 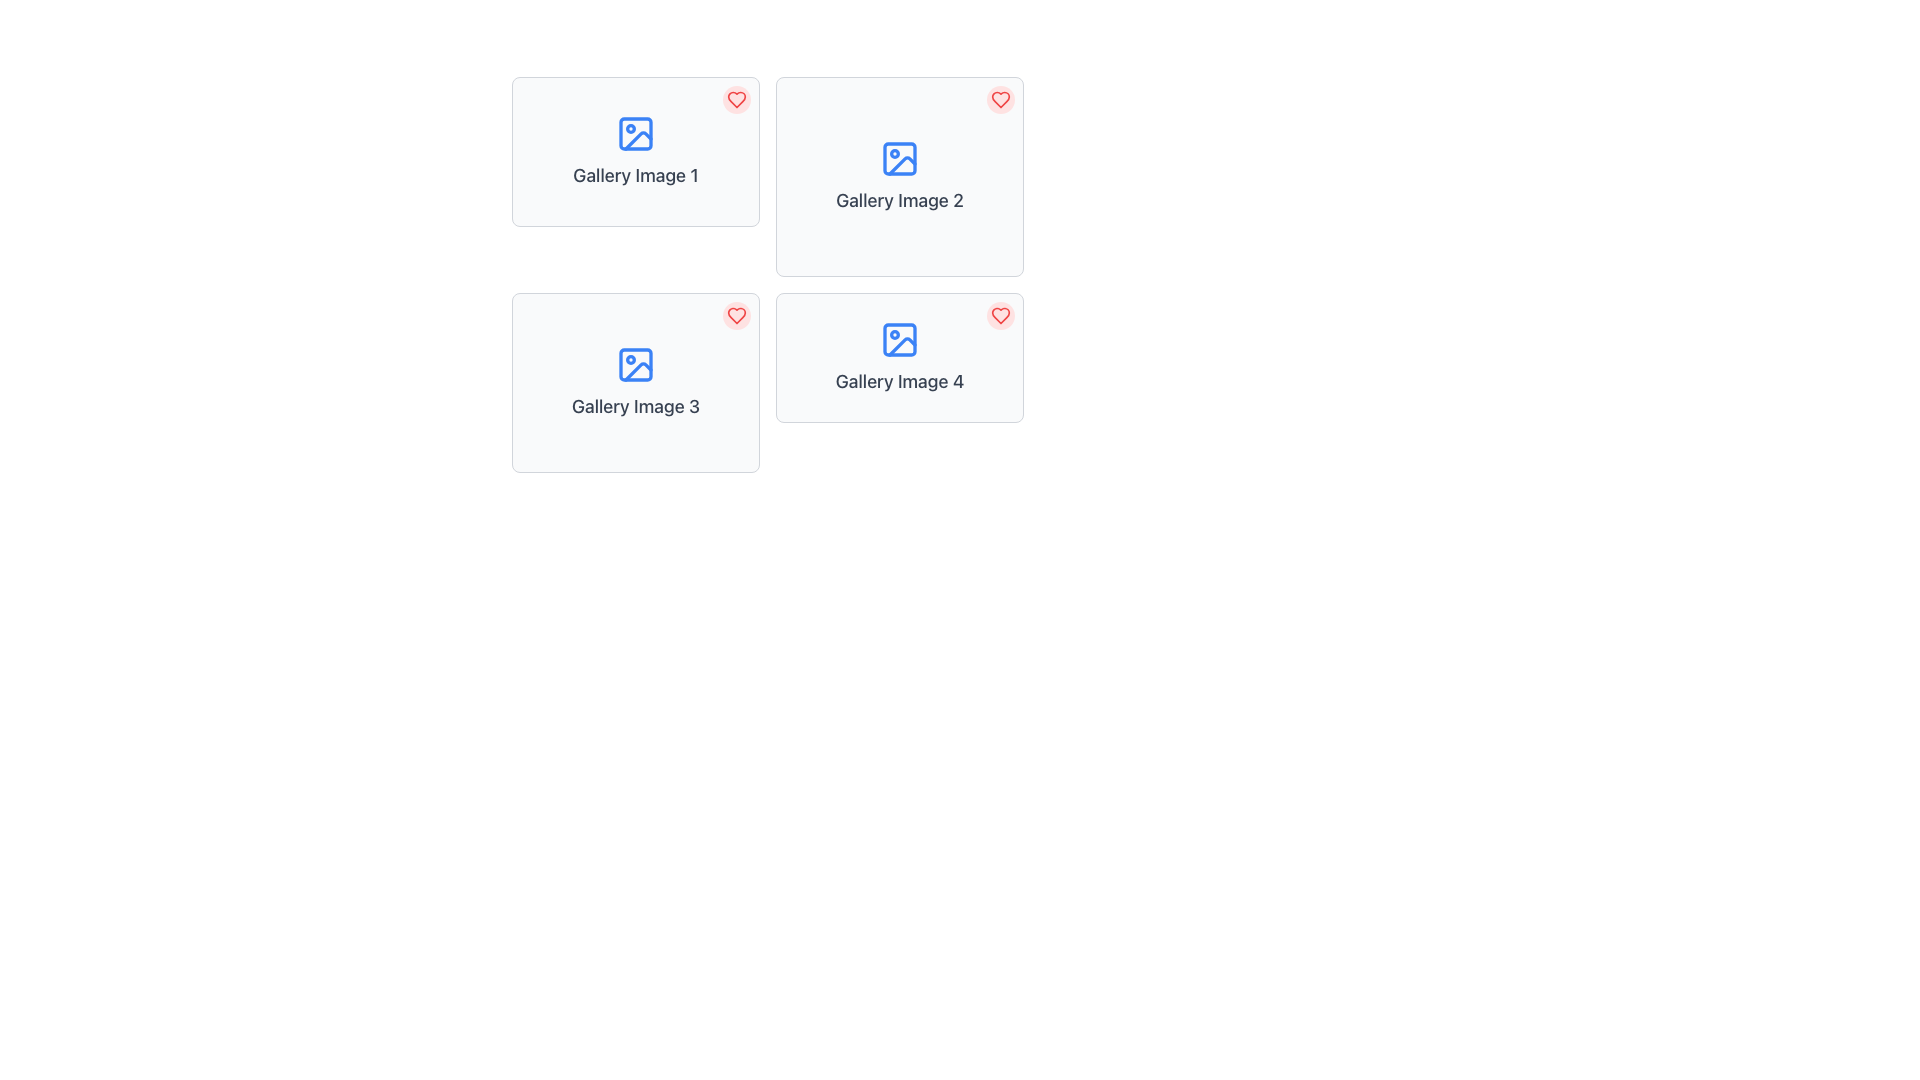 I want to click on the first gallery item card located at the top-left corner of the grid layout, so click(x=634, y=150).